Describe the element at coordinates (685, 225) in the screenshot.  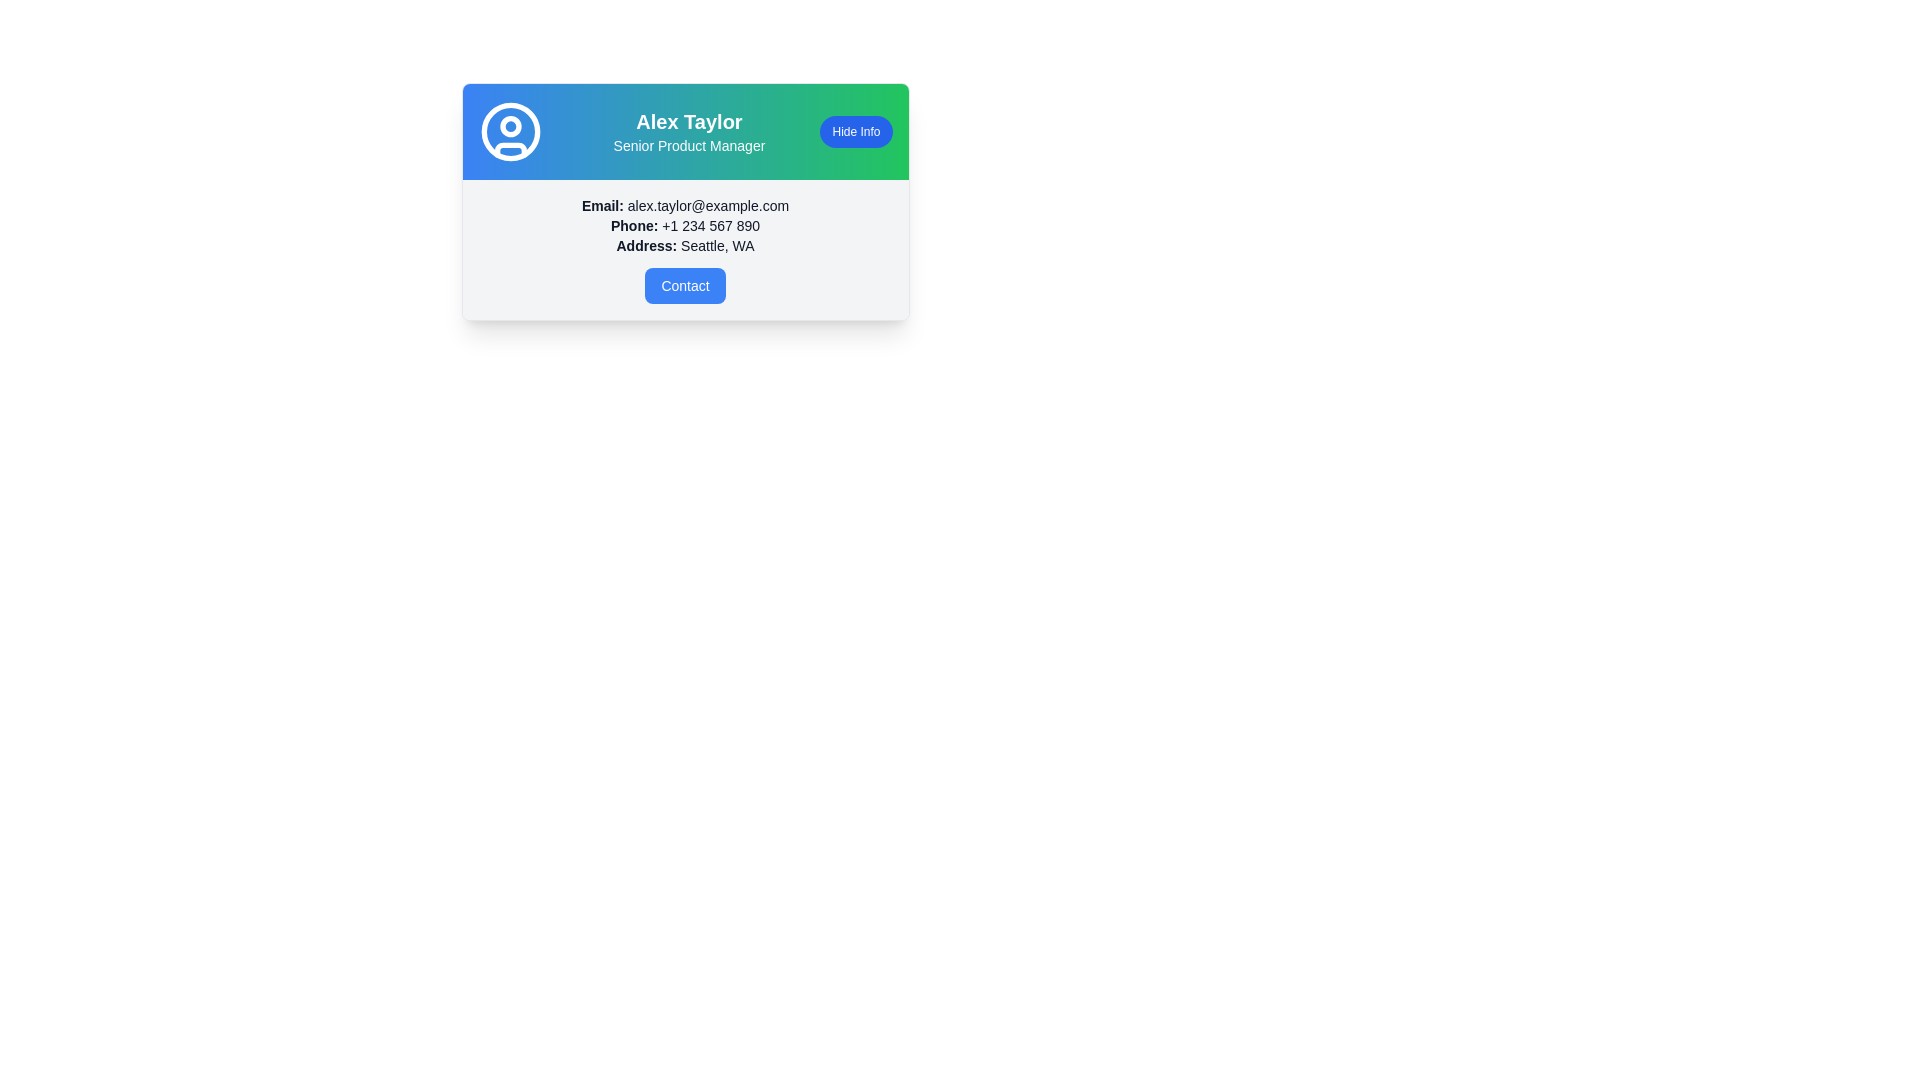
I see `static text displaying the phone number information, which is styled with 'Phone:' in bold followed by the phone number, located in the middle of the contact information block` at that location.